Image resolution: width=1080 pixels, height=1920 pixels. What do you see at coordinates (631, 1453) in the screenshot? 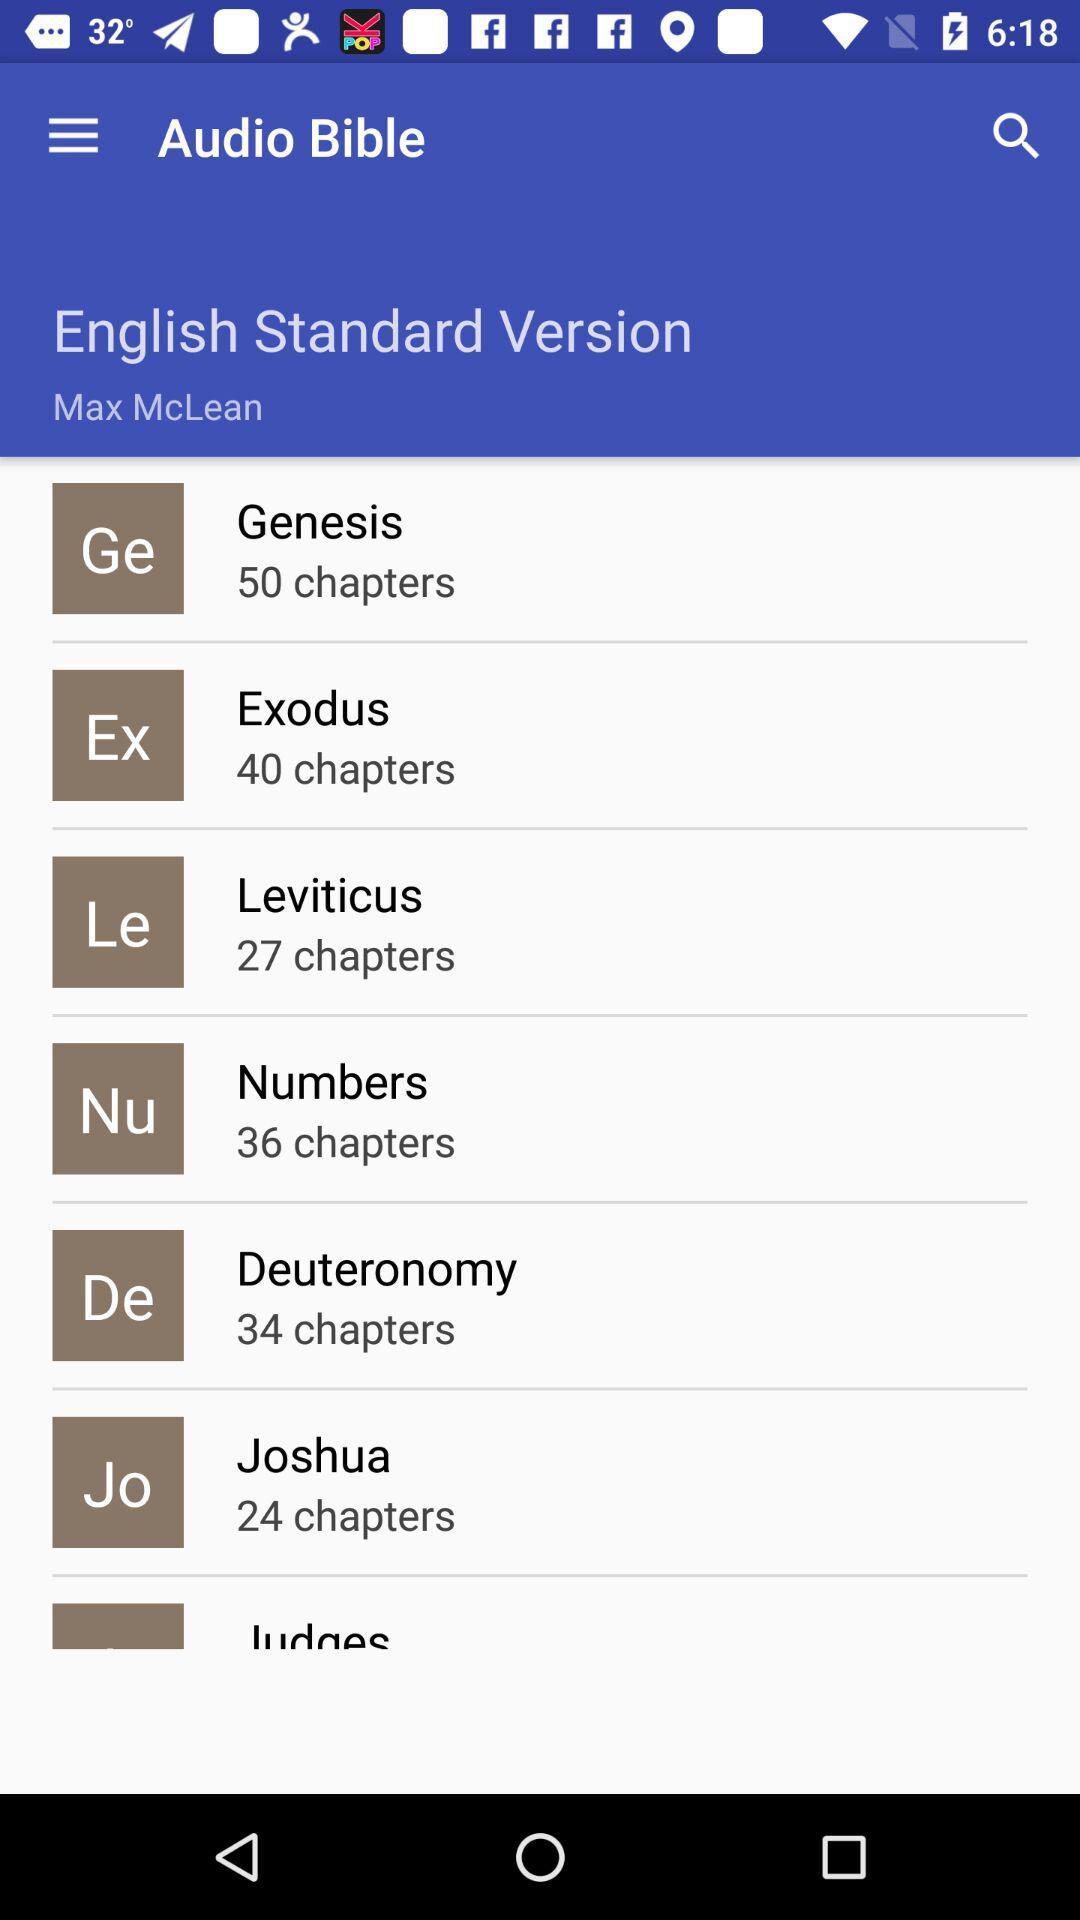
I see `joshua` at bounding box center [631, 1453].